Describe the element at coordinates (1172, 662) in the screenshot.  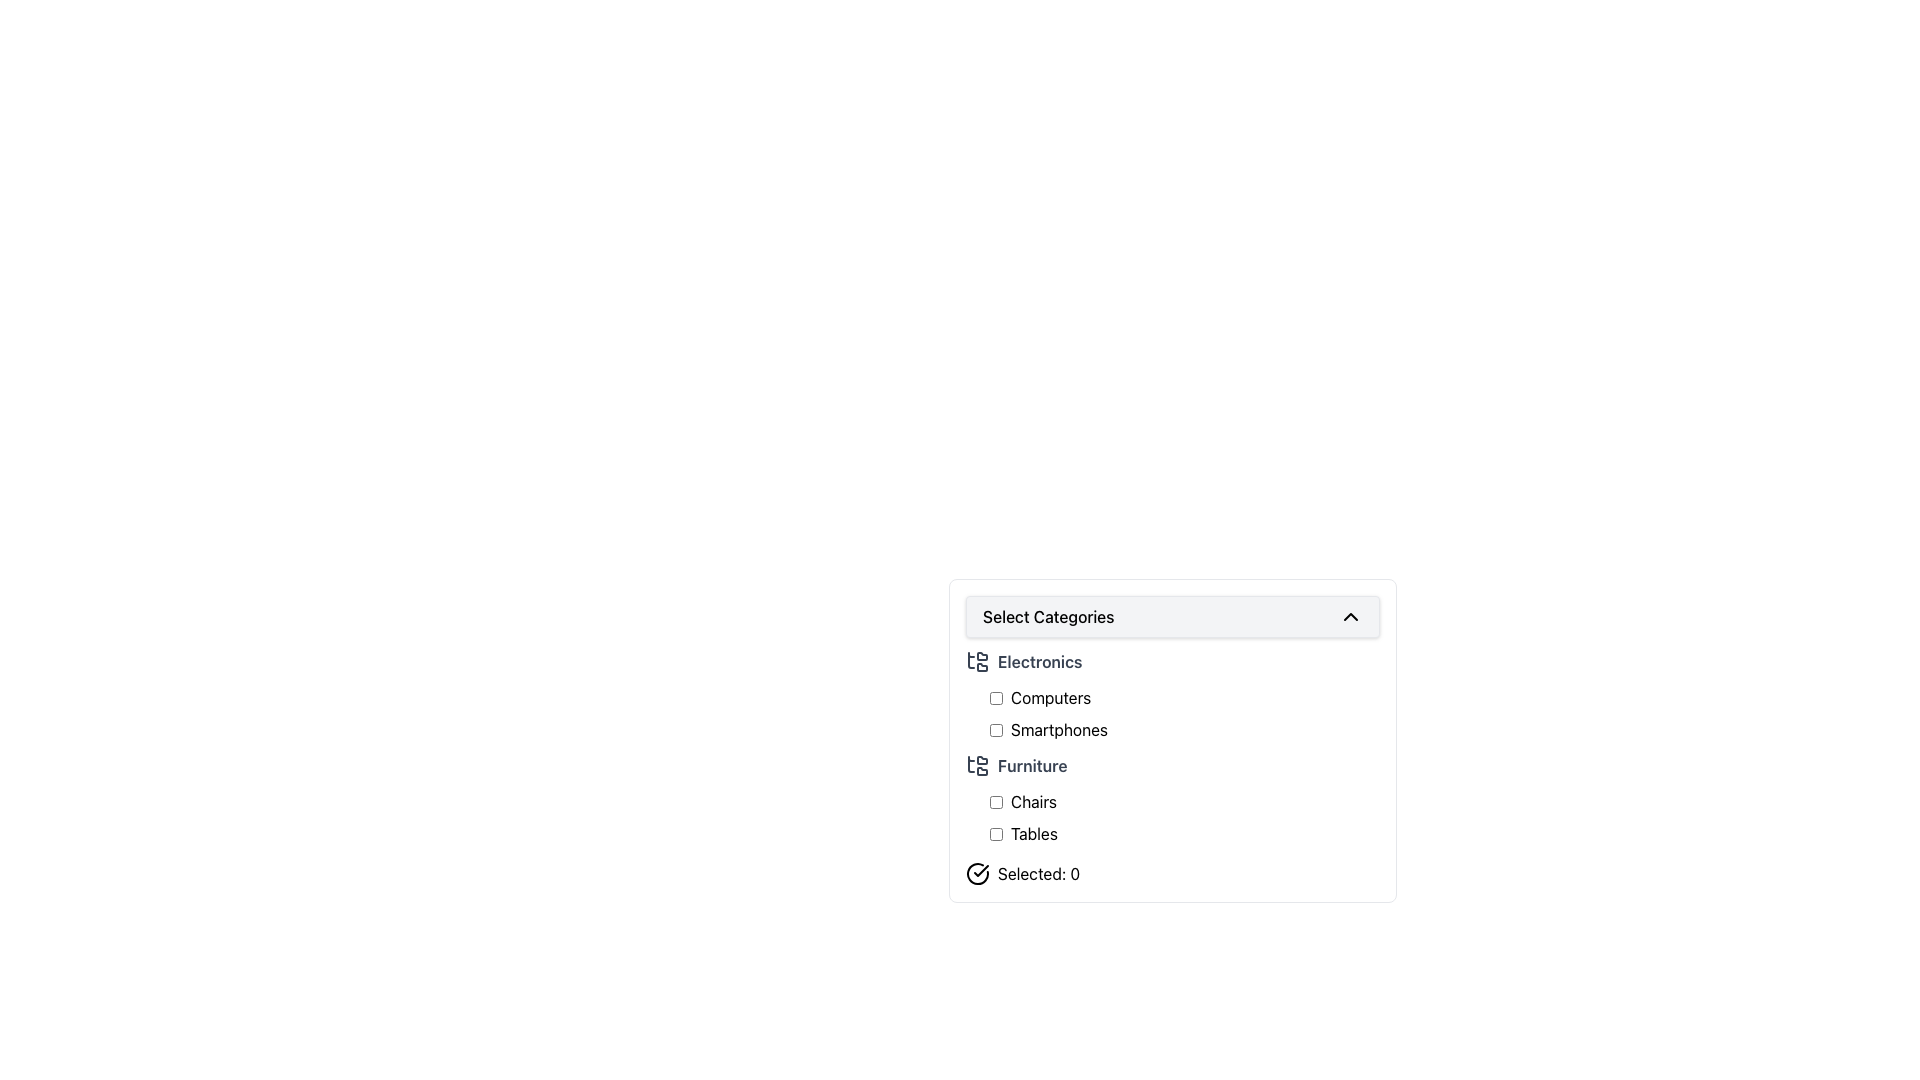
I see `the 'Electronics' category header from the dropdown menu, which is the first row under 'Select Categories'` at that location.